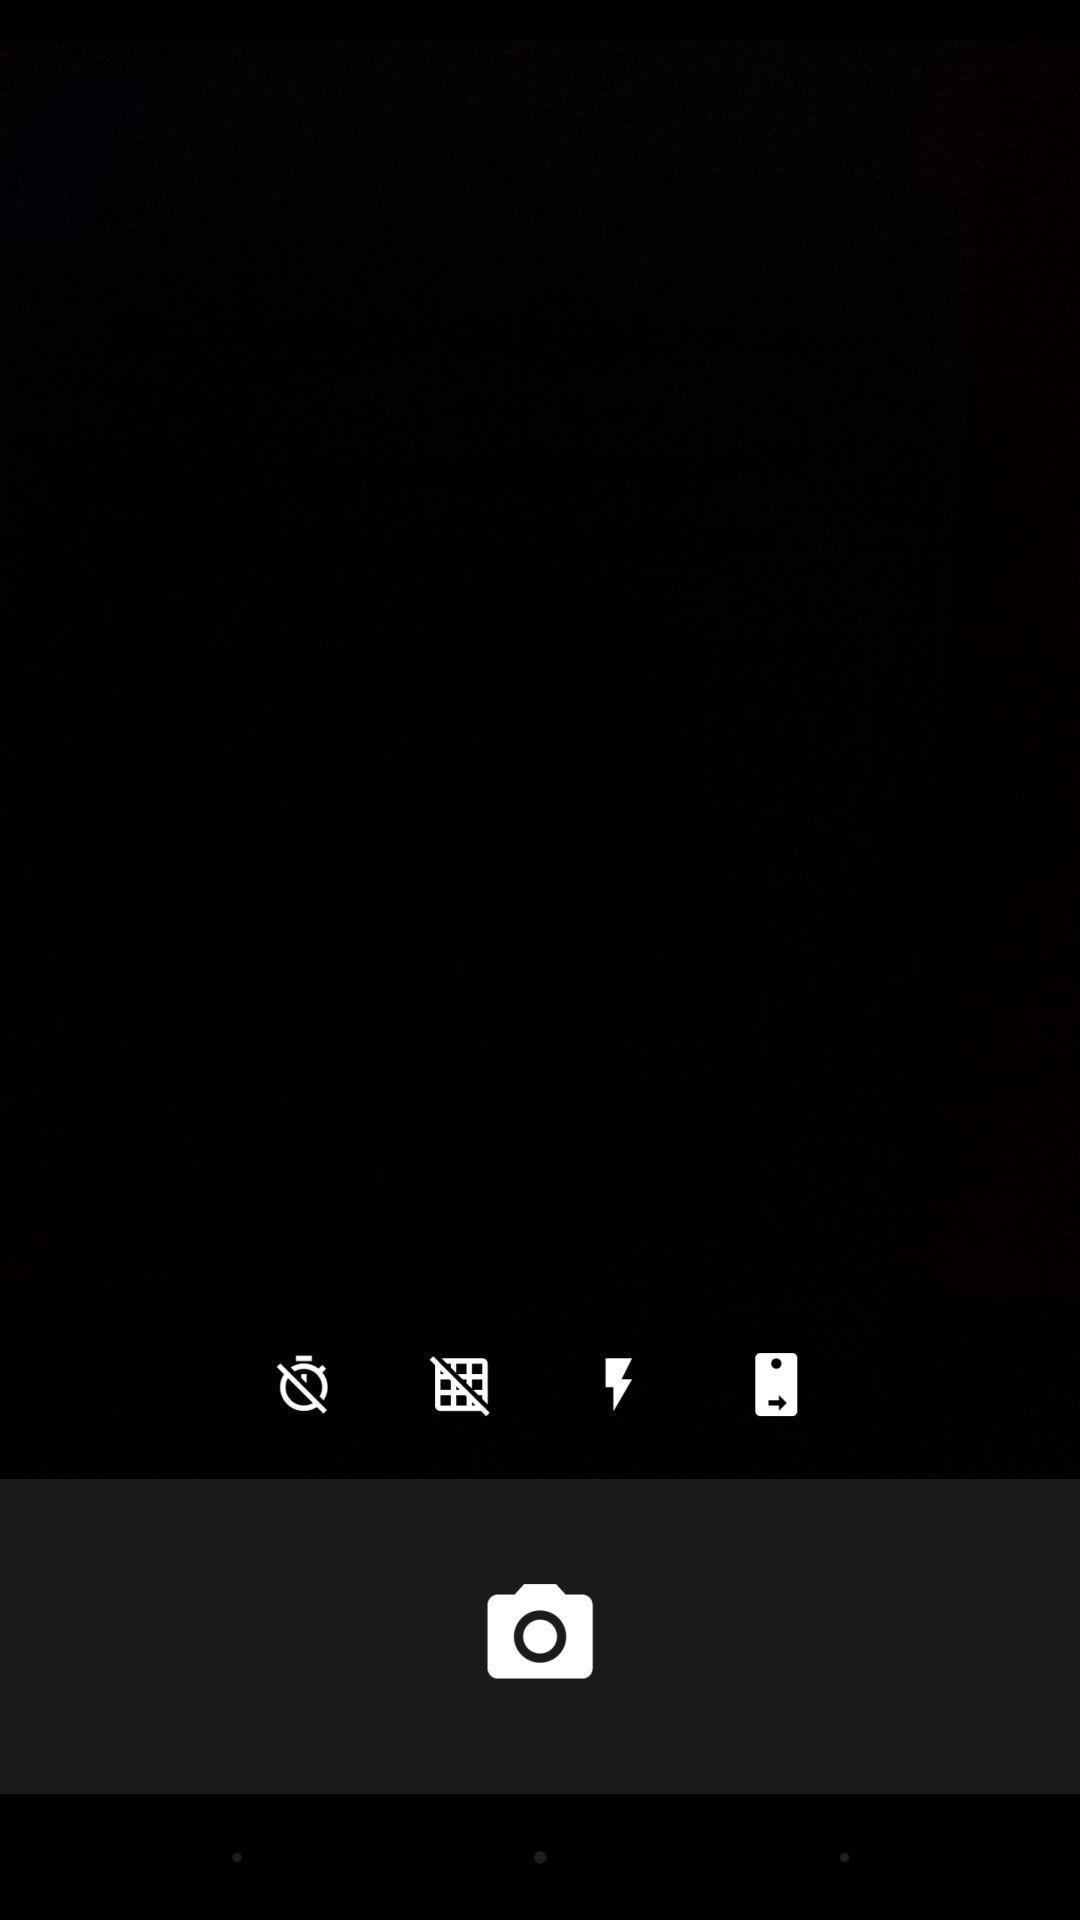 The image size is (1080, 1920). I want to click on the time icon, so click(303, 1383).